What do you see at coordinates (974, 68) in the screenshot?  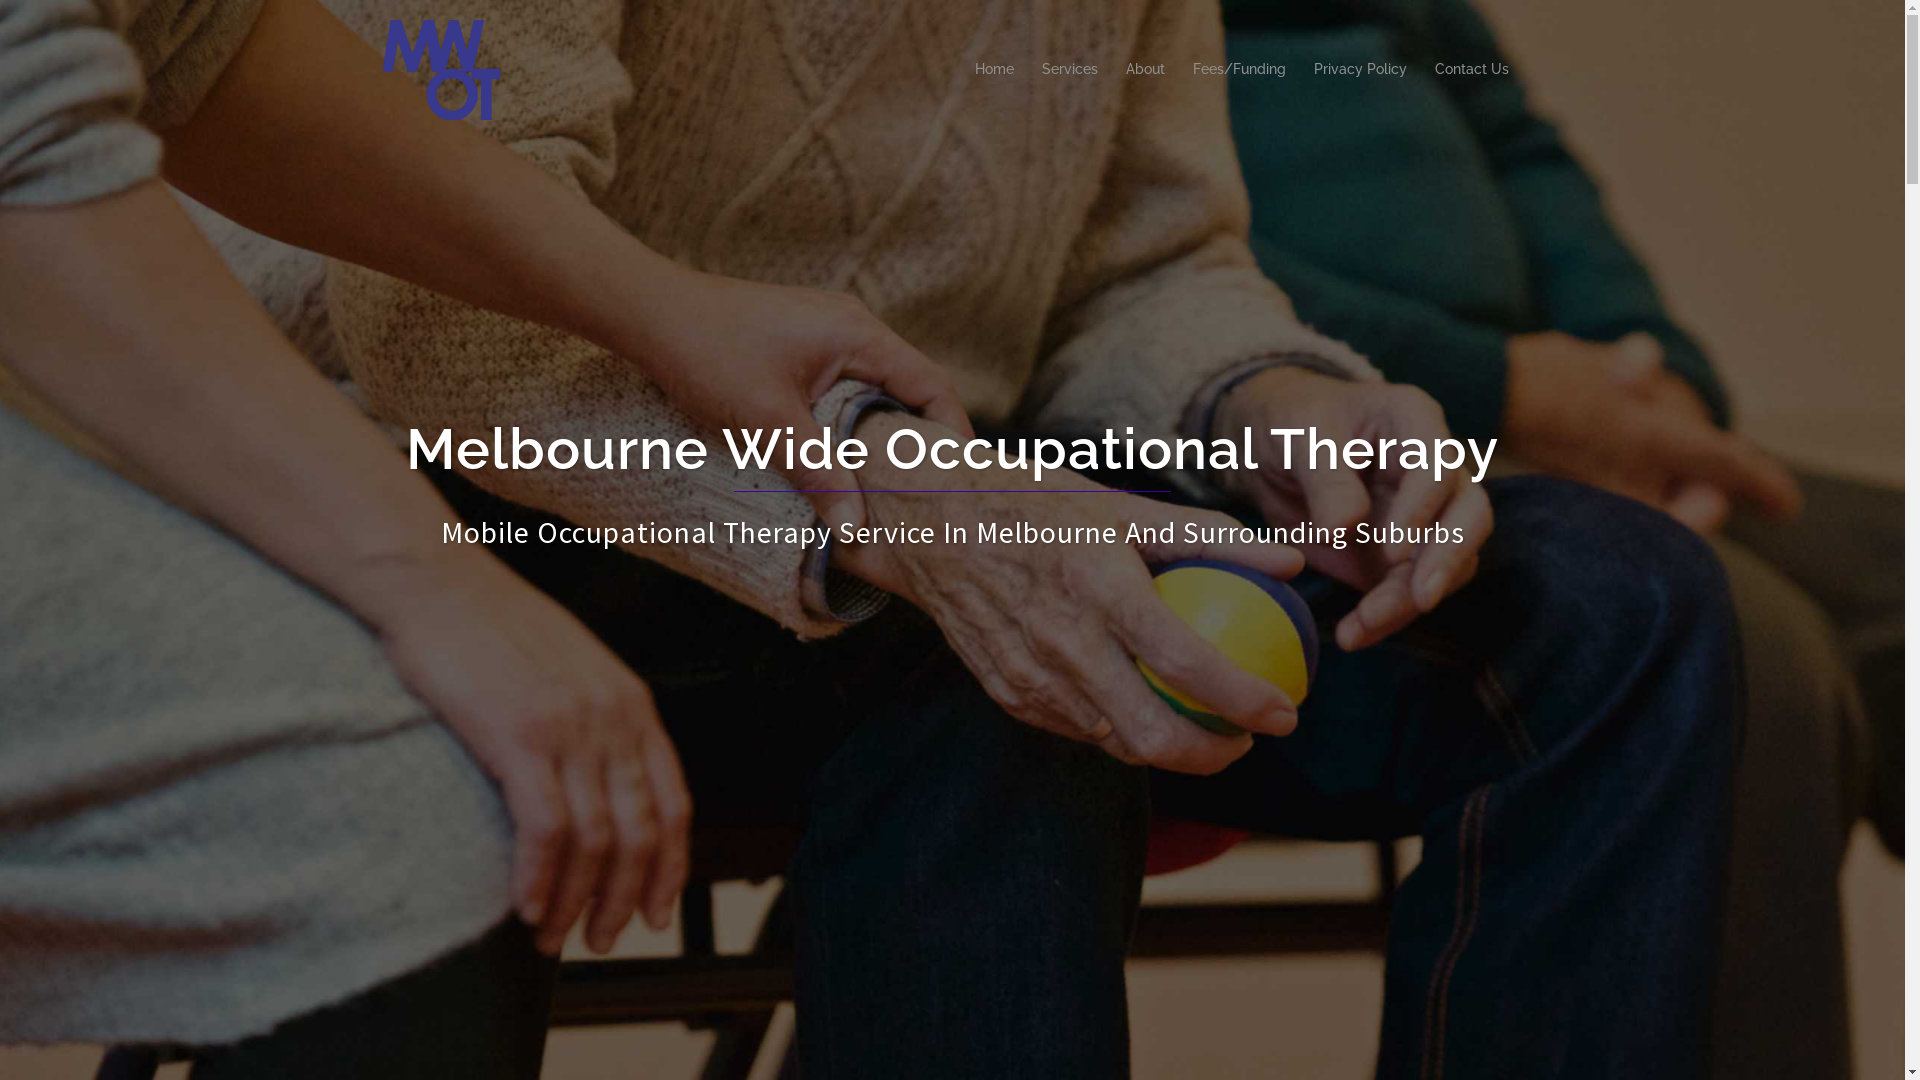 I see `'Home'` at bounding box center [974, 68].